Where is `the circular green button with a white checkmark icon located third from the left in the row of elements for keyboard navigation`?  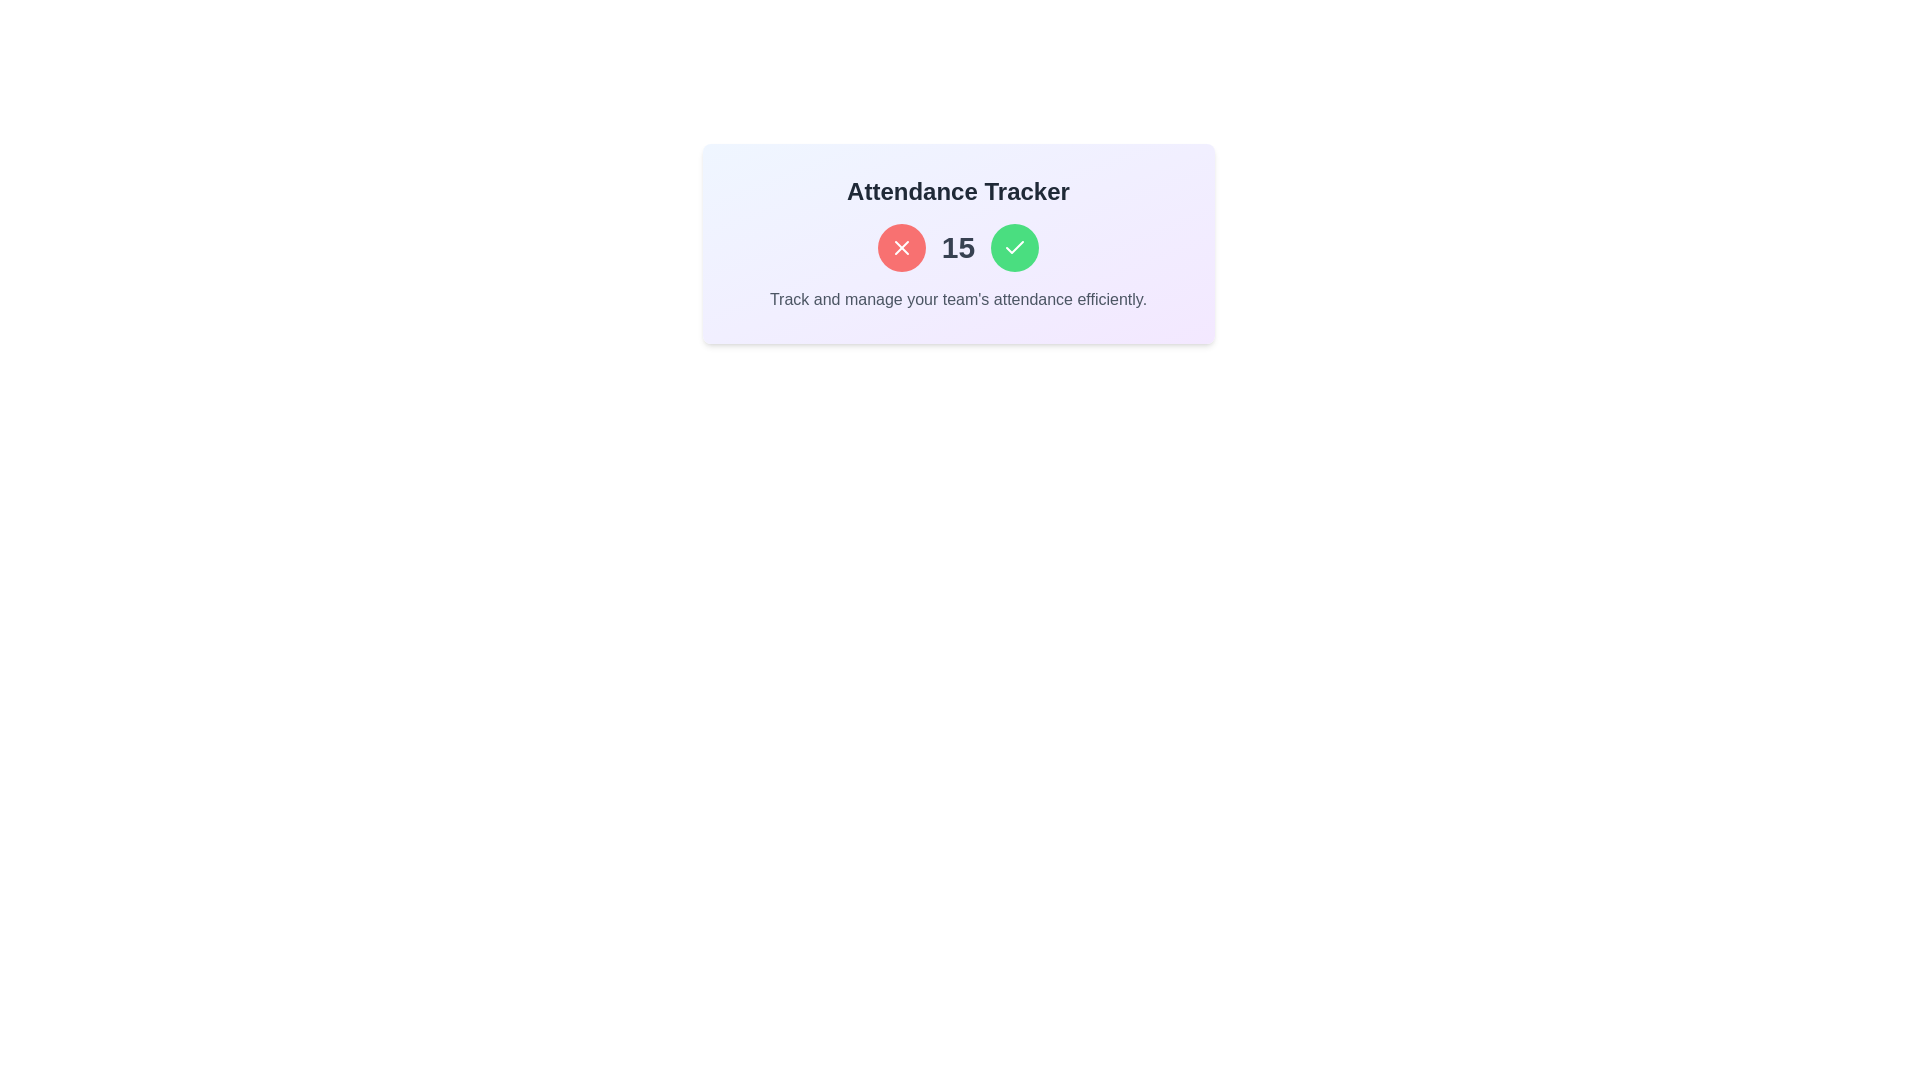 the circular green button with a white checkmark icon located third from the left in the row of elements for keyboard navigation is located at coordinates (1015, 246).